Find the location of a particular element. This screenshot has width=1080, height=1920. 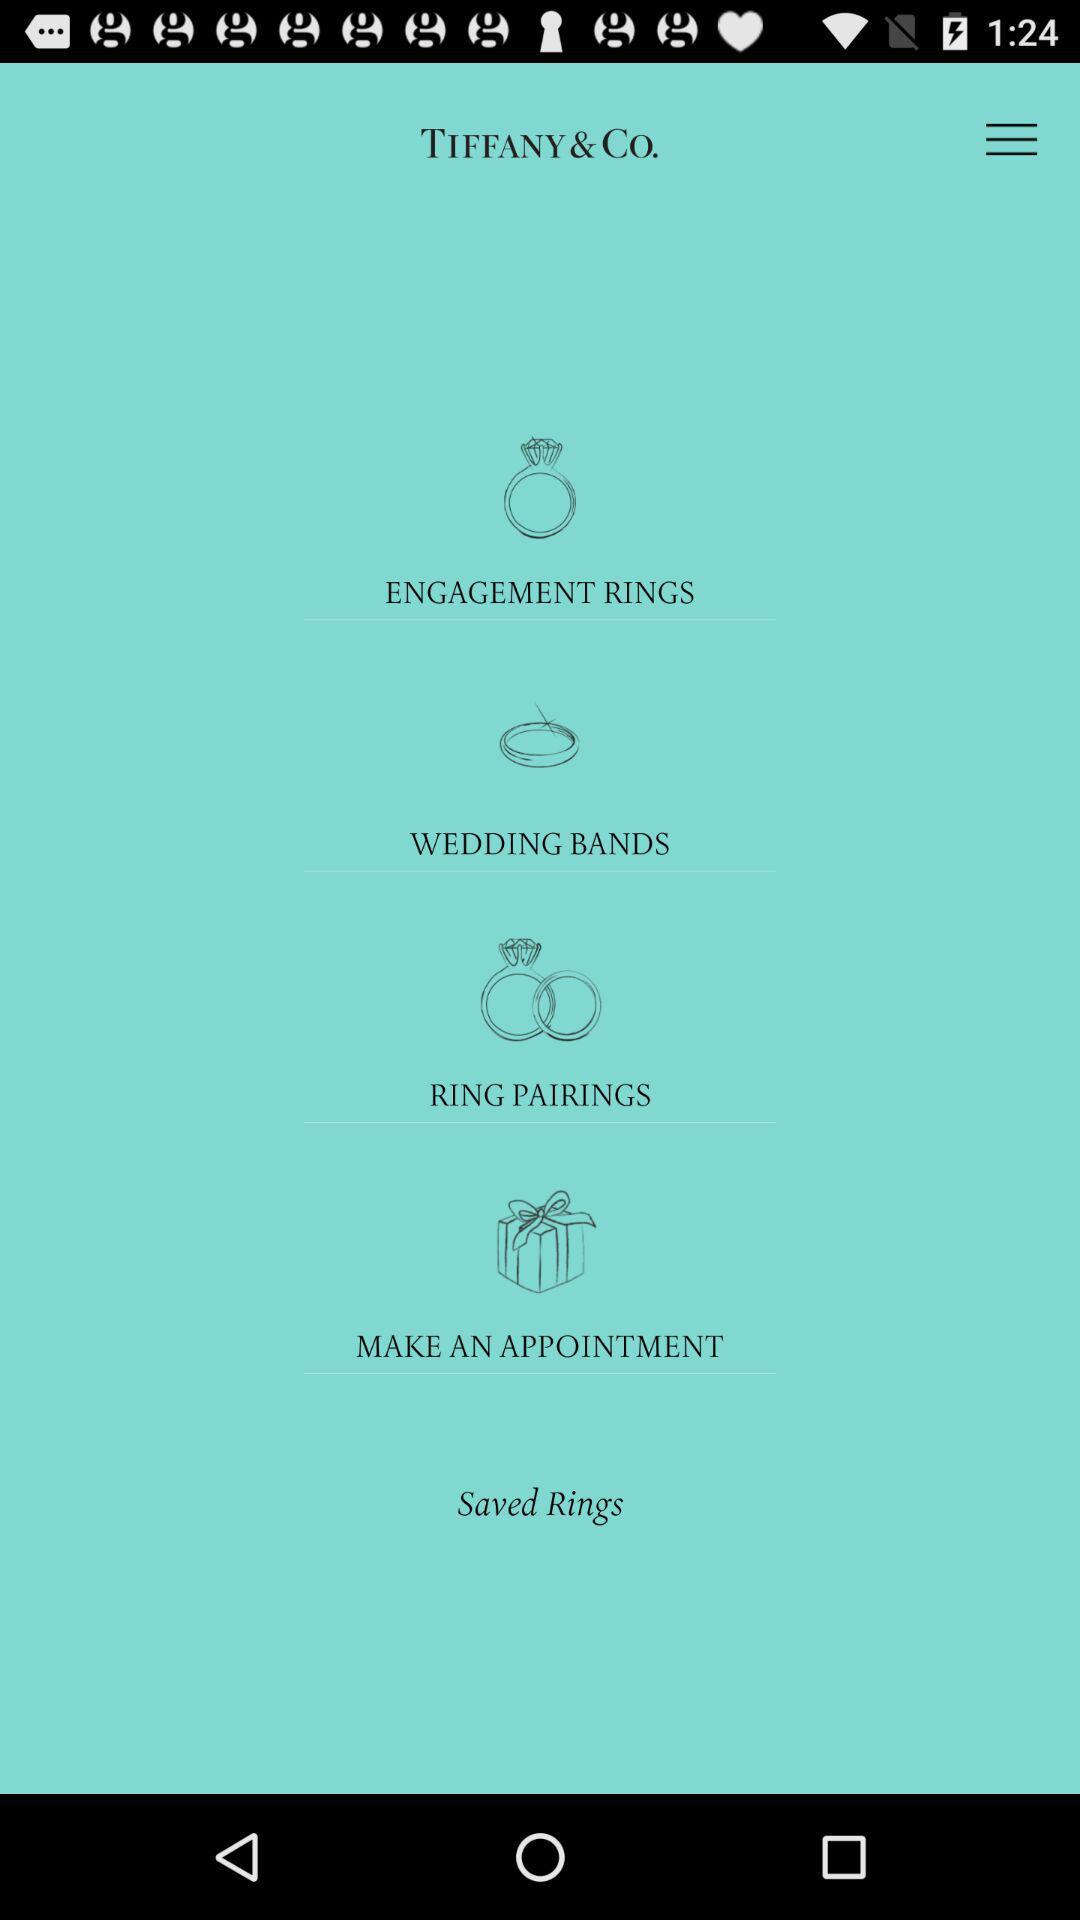

the item above engagement rings icon is located at coordinates (1011, 138).